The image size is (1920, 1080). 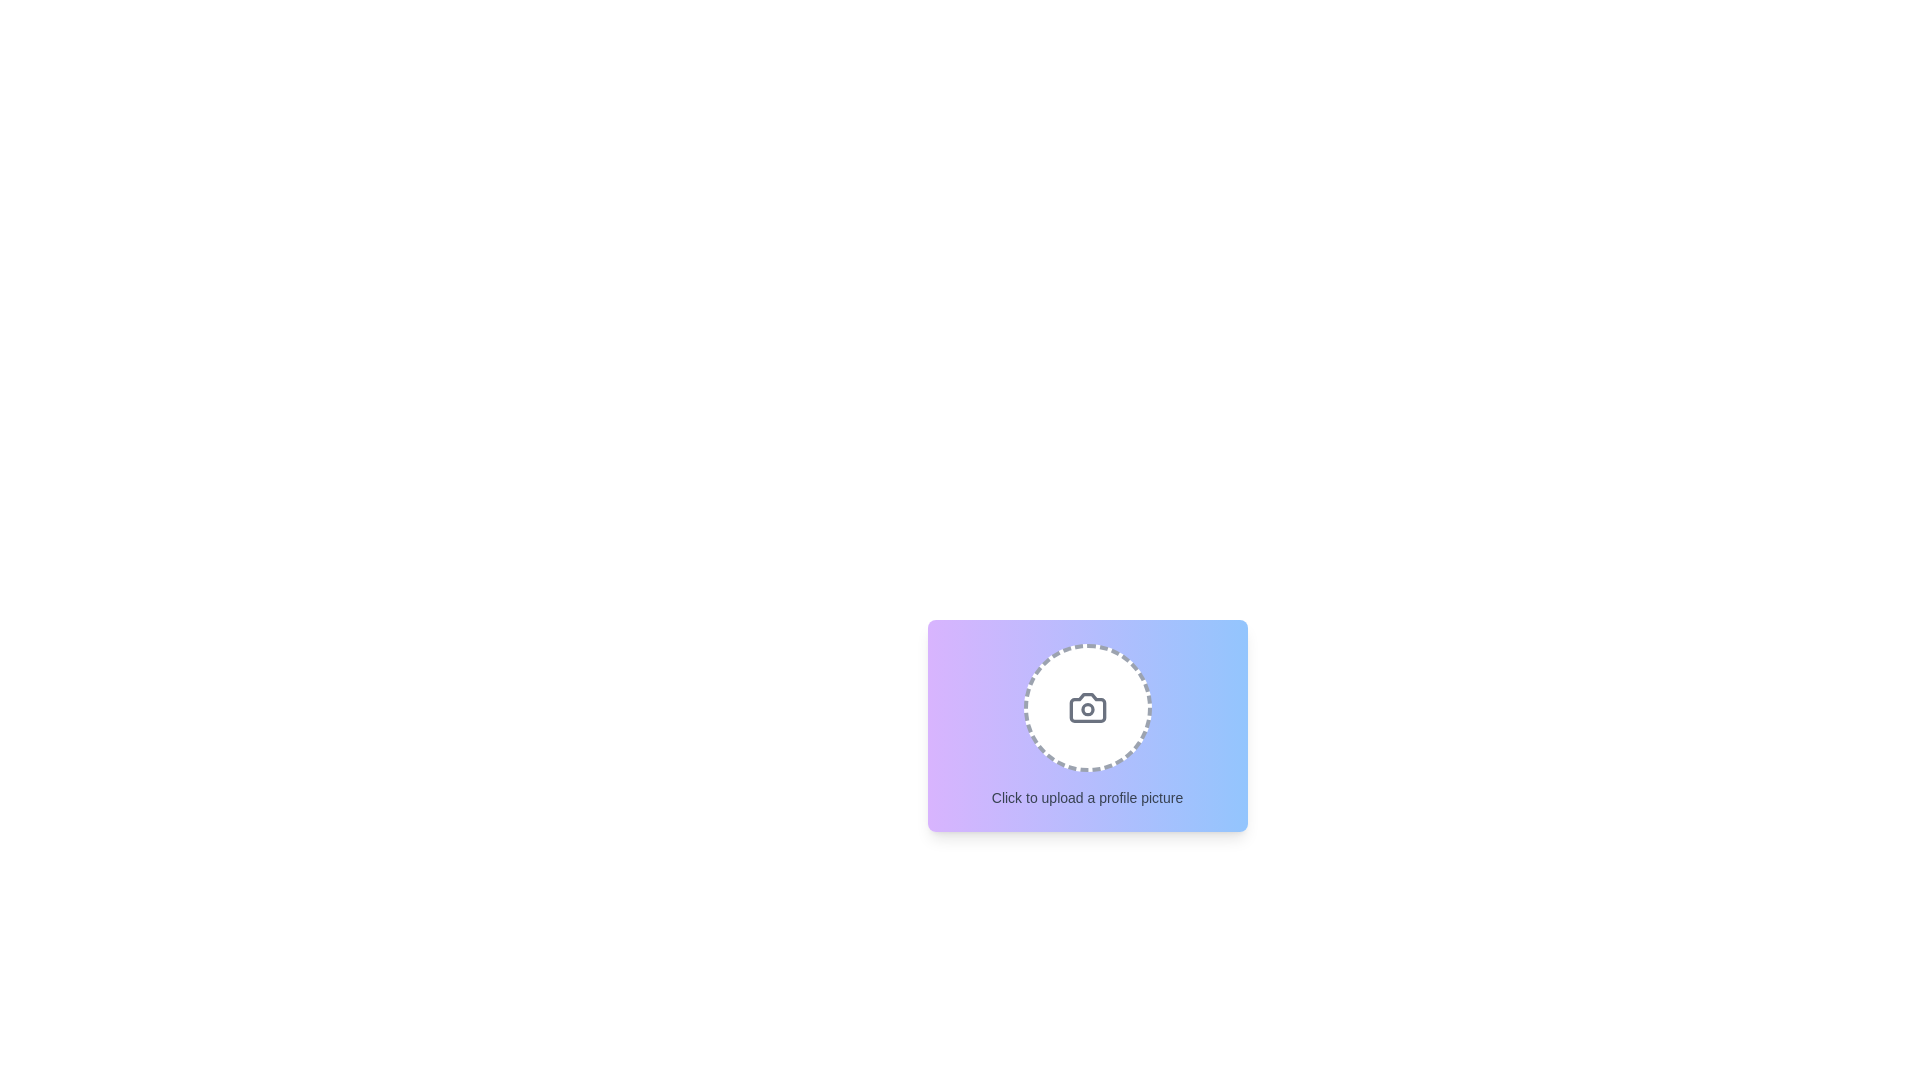 What do you see at coordinates (1086, 707) in the screenshot?
I see `the camera icon located in the center of its circular dashed-bordered area within the profile picture uploader` at bounding box center [1086, 707].